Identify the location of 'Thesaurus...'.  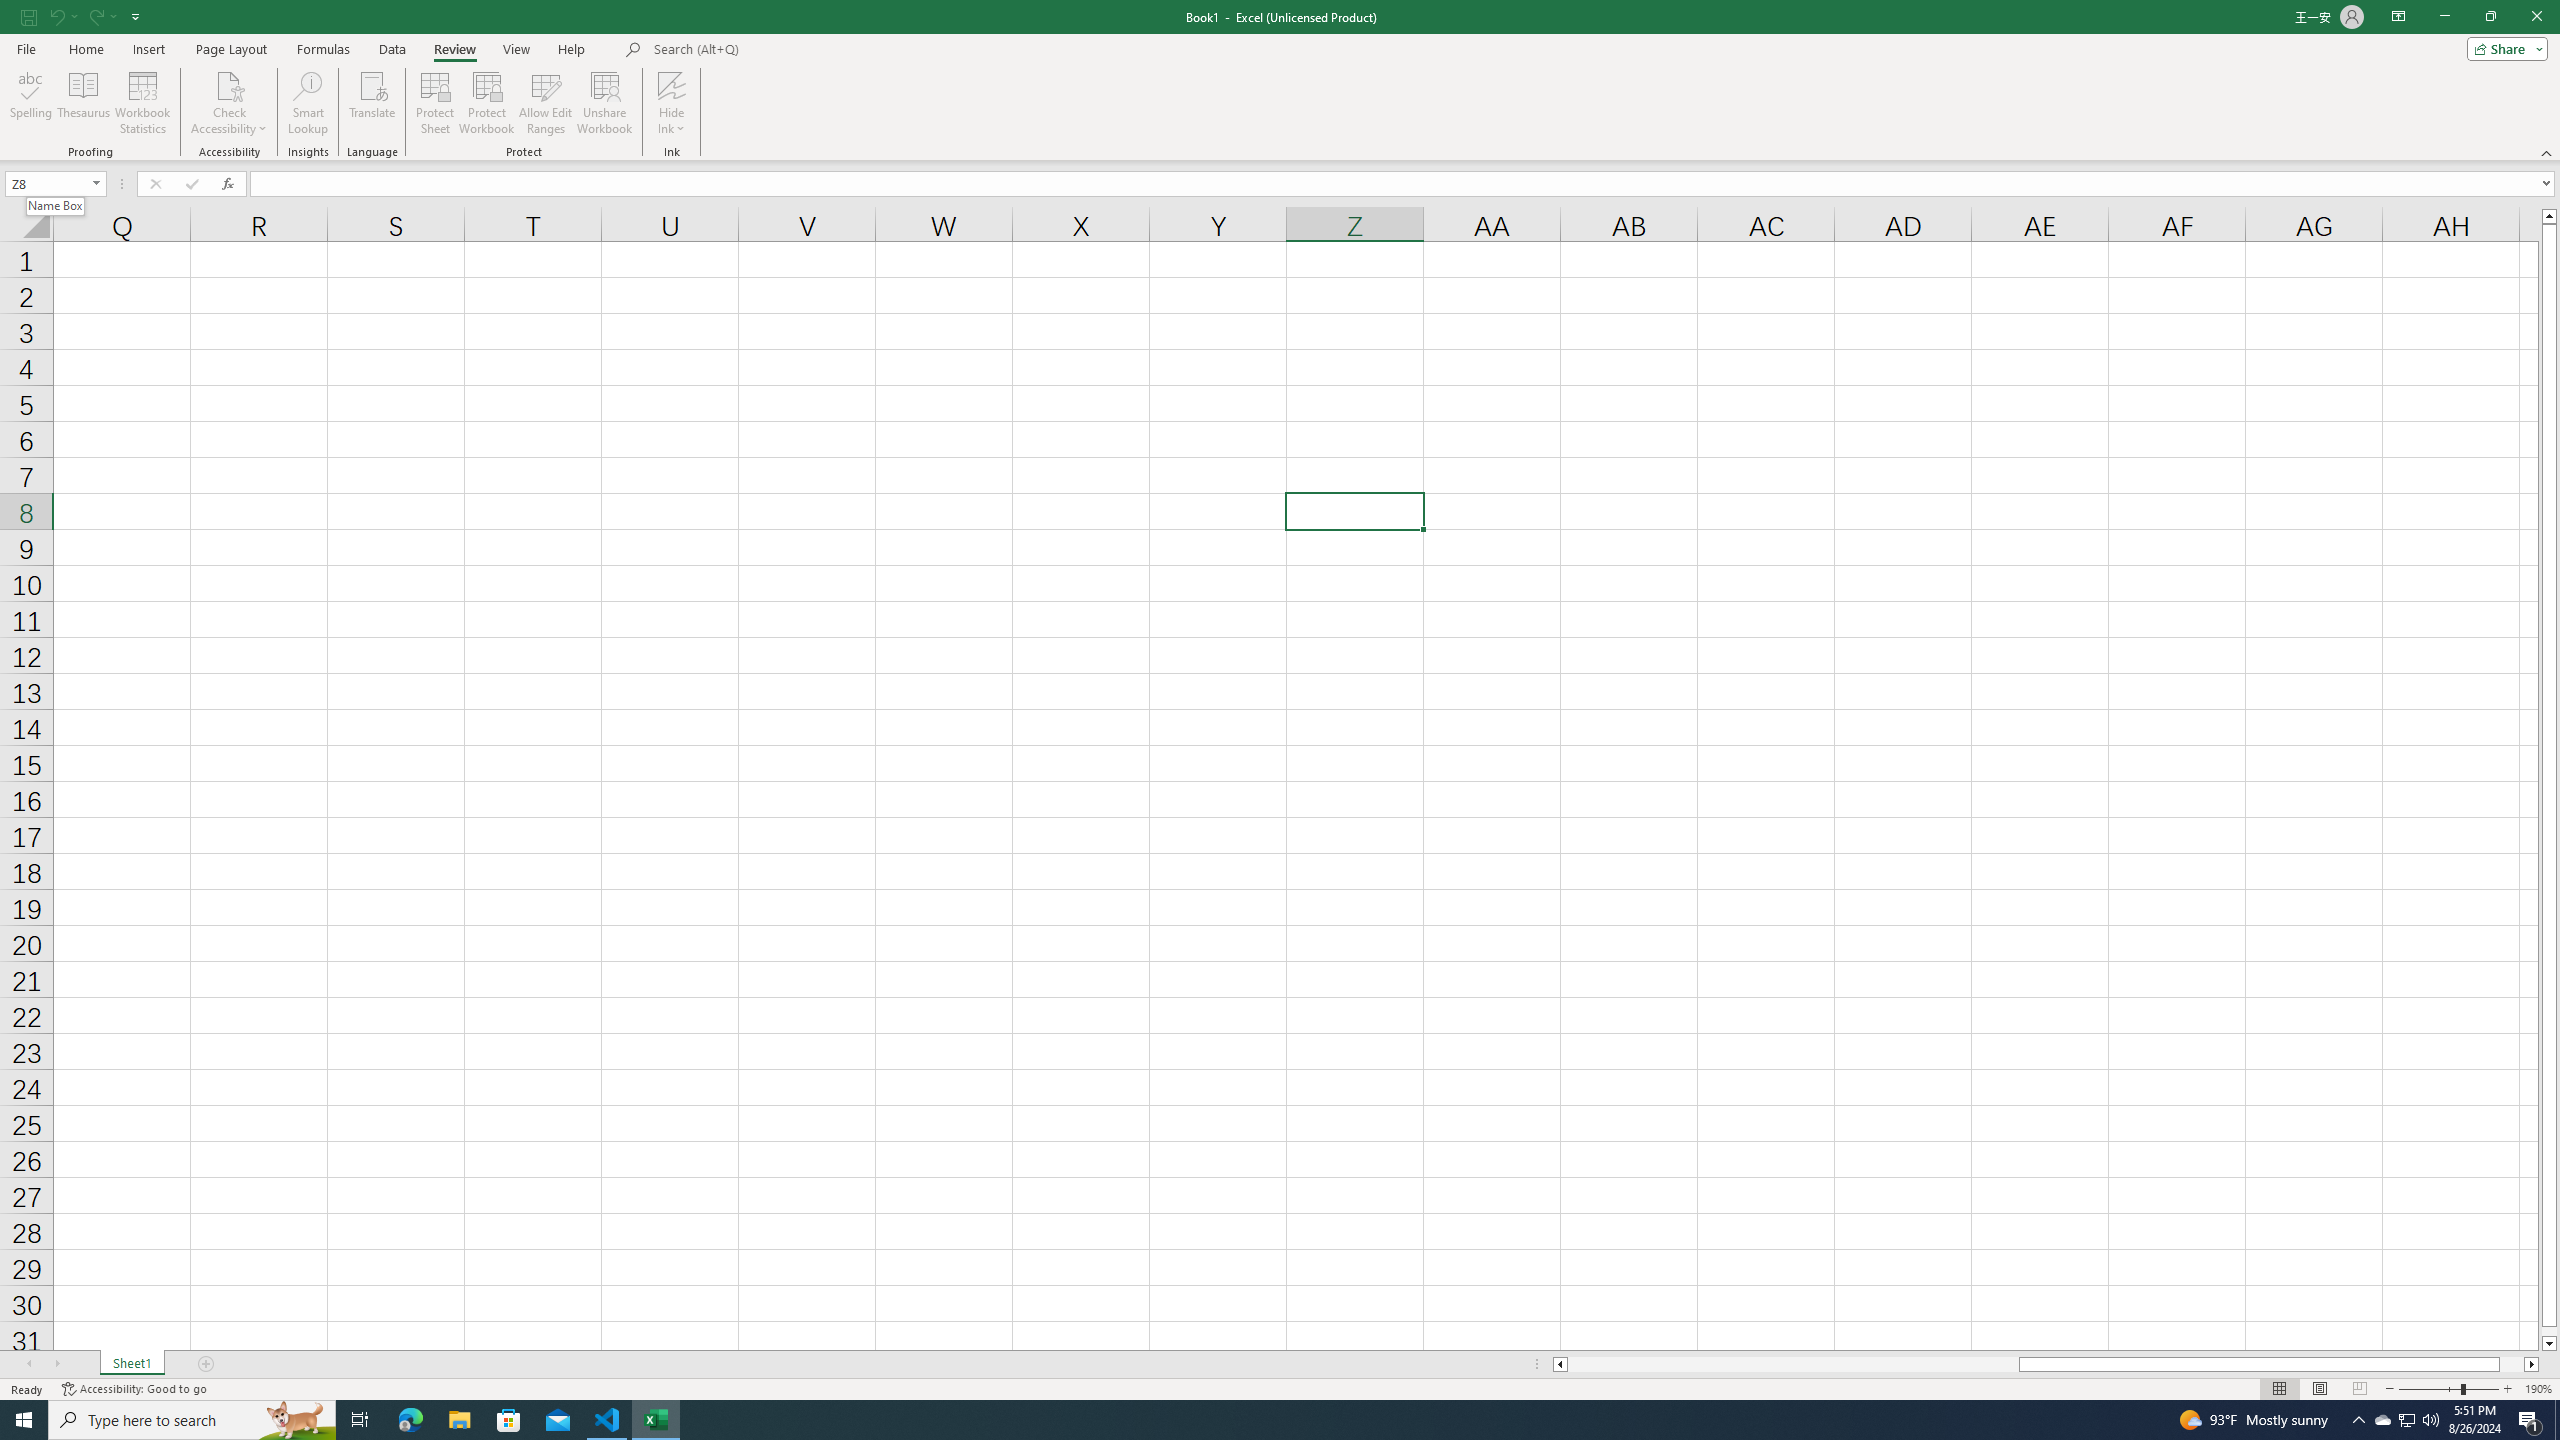
(82, 103).